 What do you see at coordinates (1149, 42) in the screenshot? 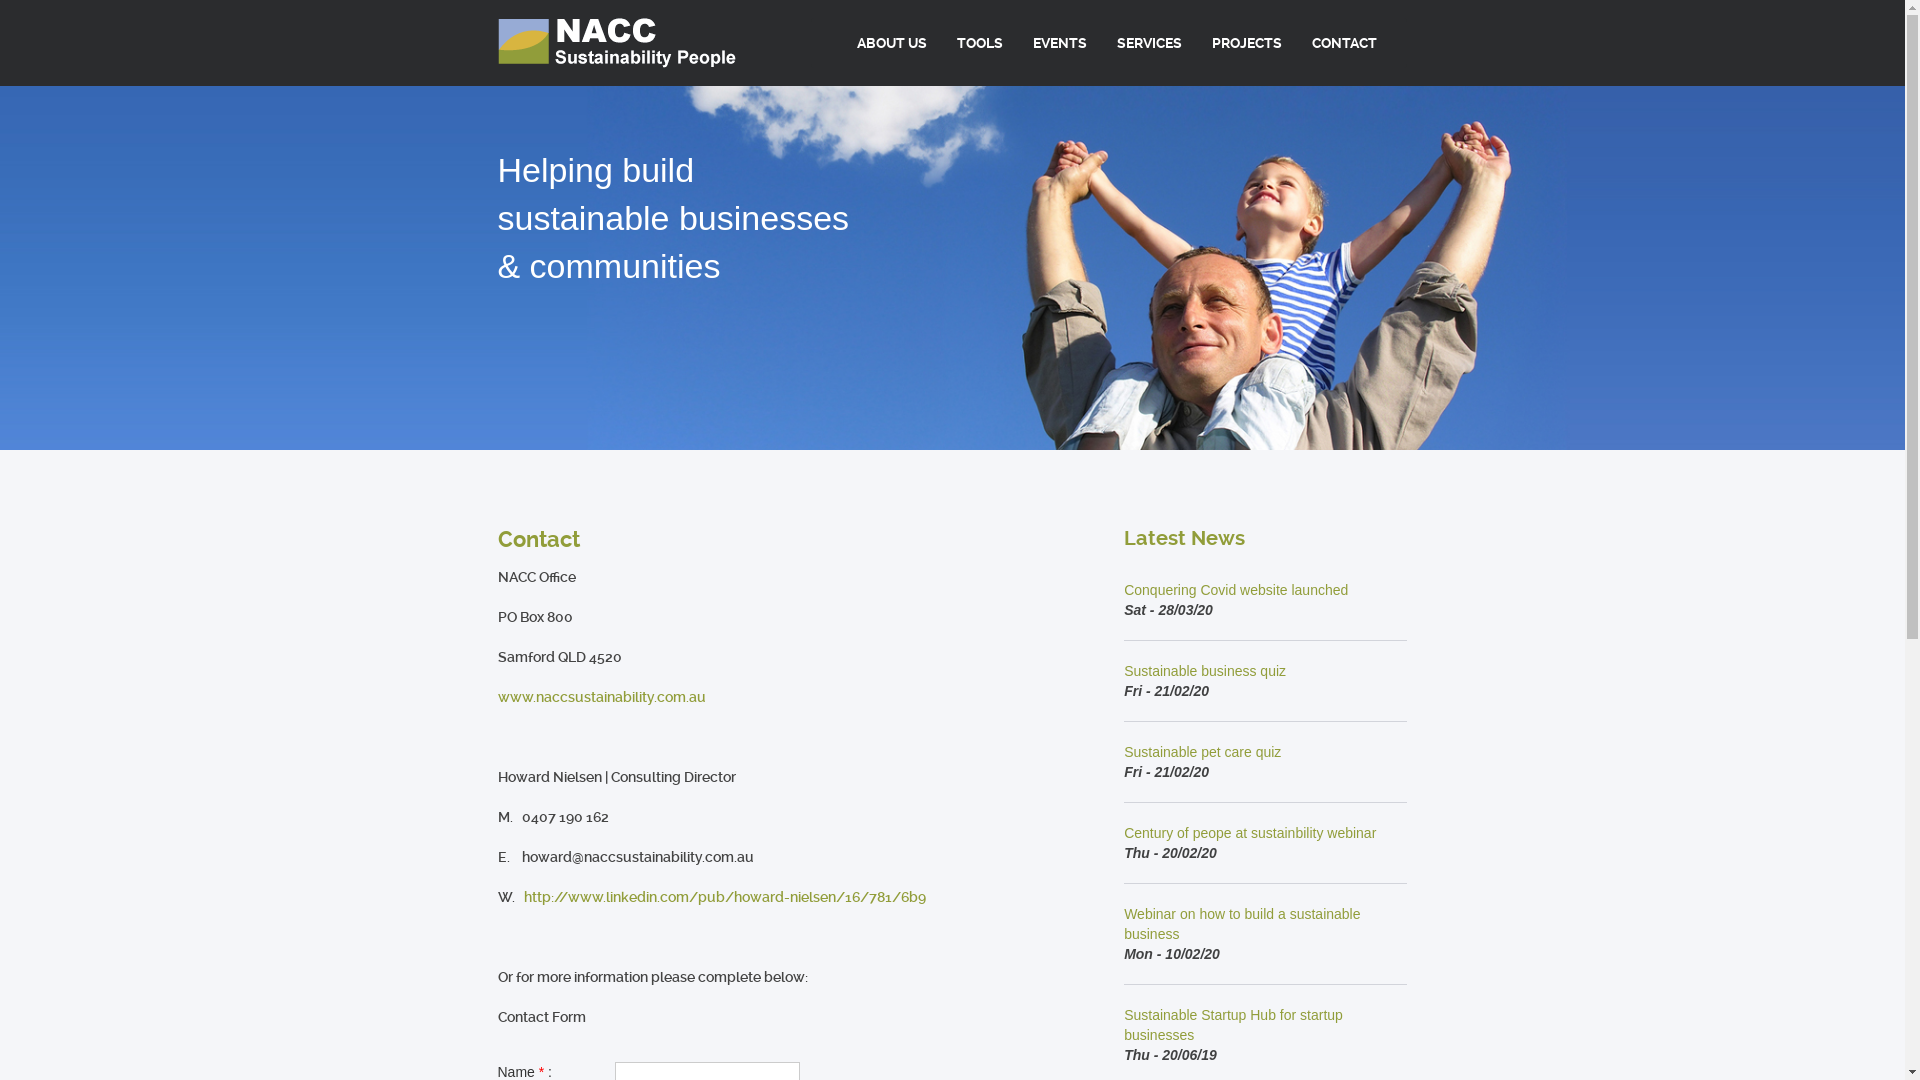
I see `'SERVICES'` at bounding box center [1149, 42].